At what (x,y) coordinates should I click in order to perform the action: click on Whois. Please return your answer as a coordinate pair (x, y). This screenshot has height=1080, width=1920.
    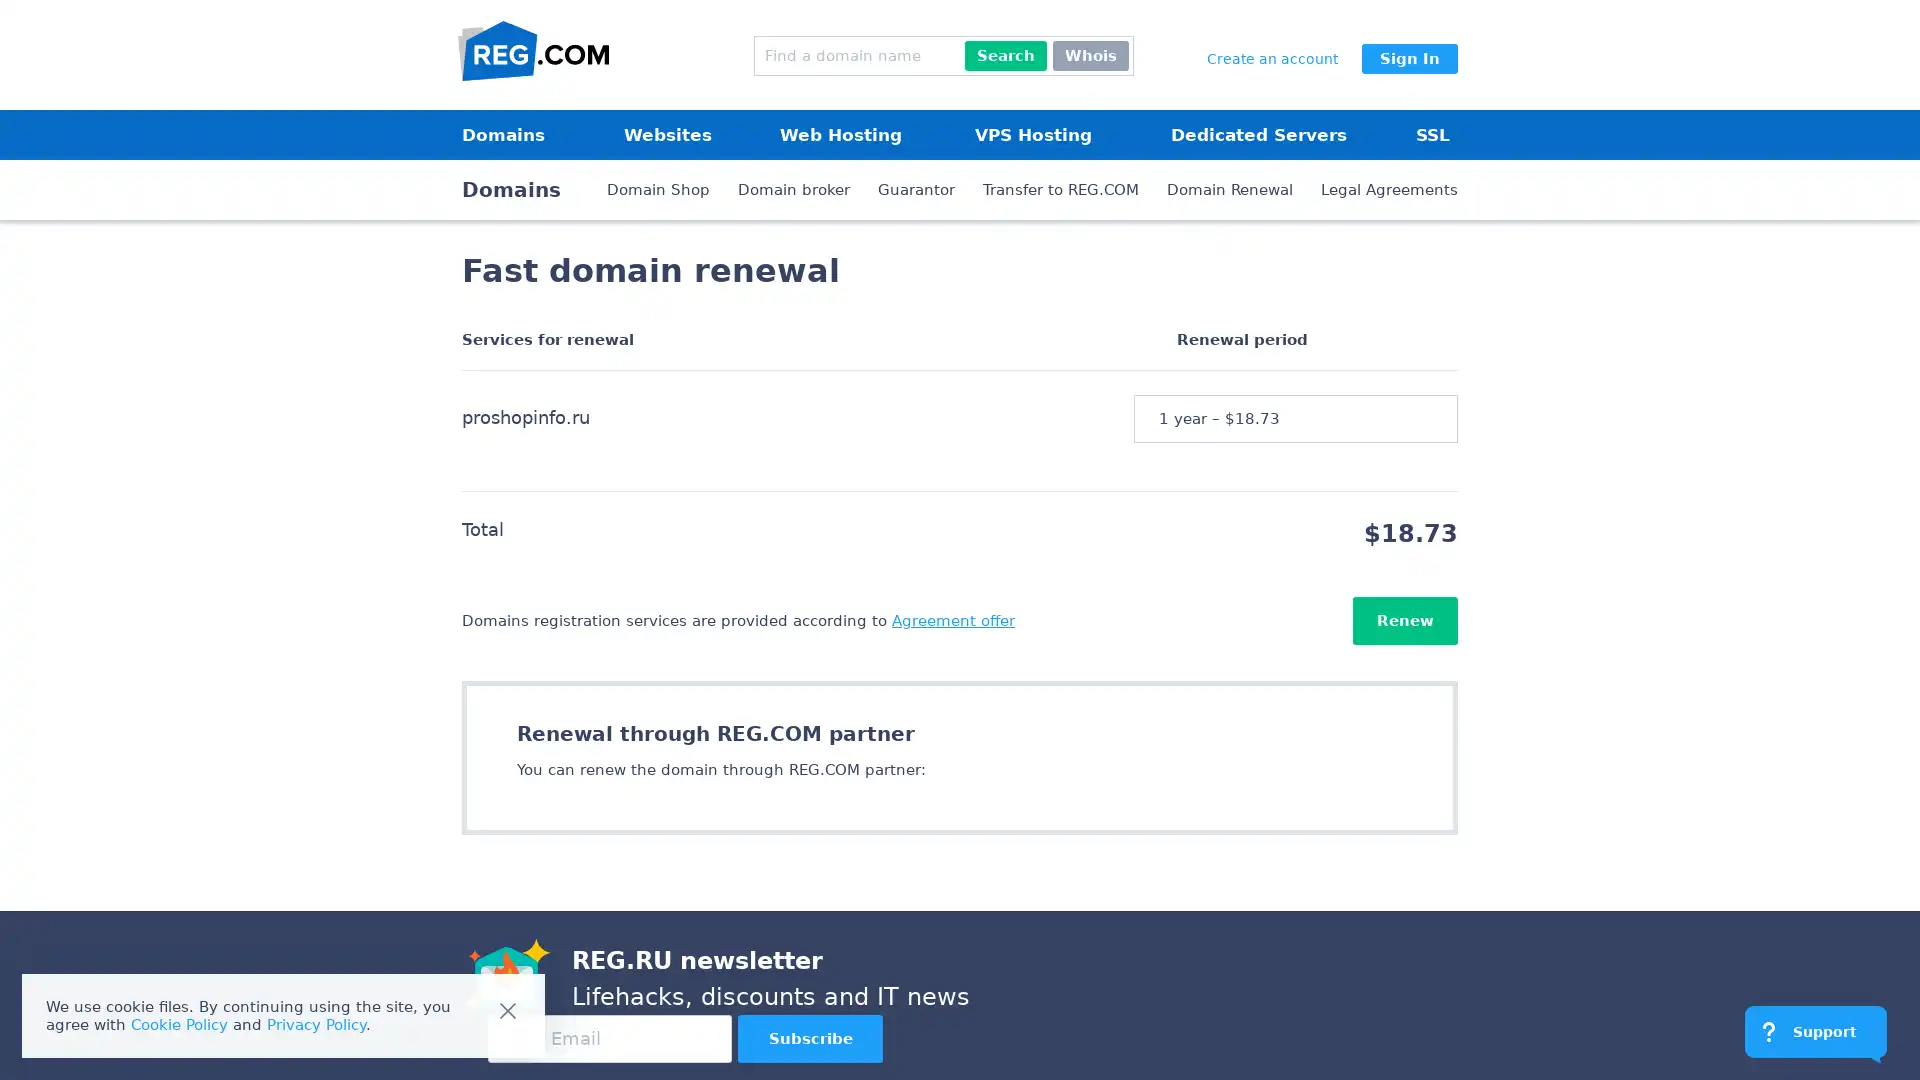
    Looking at the image, I should click on (1089, 55).